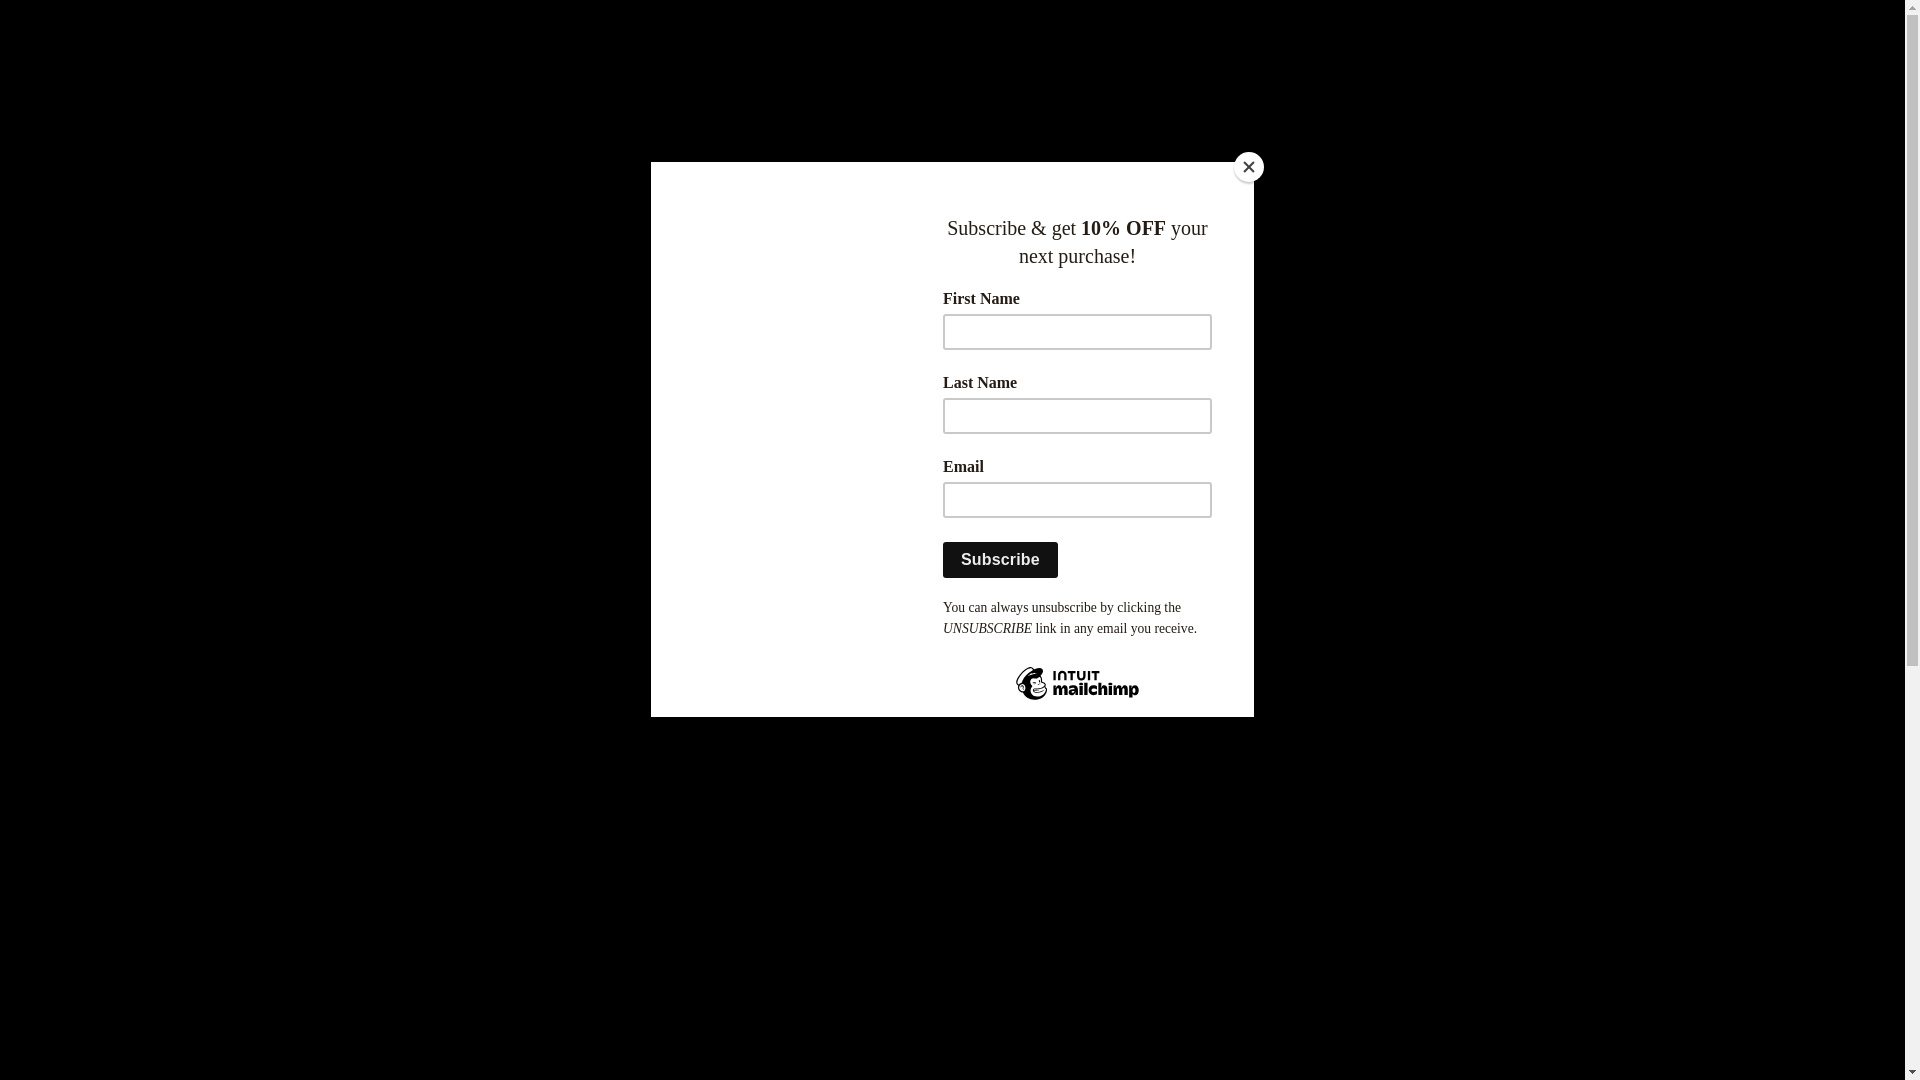  I want to click on '(0)', so click(1389, 92).